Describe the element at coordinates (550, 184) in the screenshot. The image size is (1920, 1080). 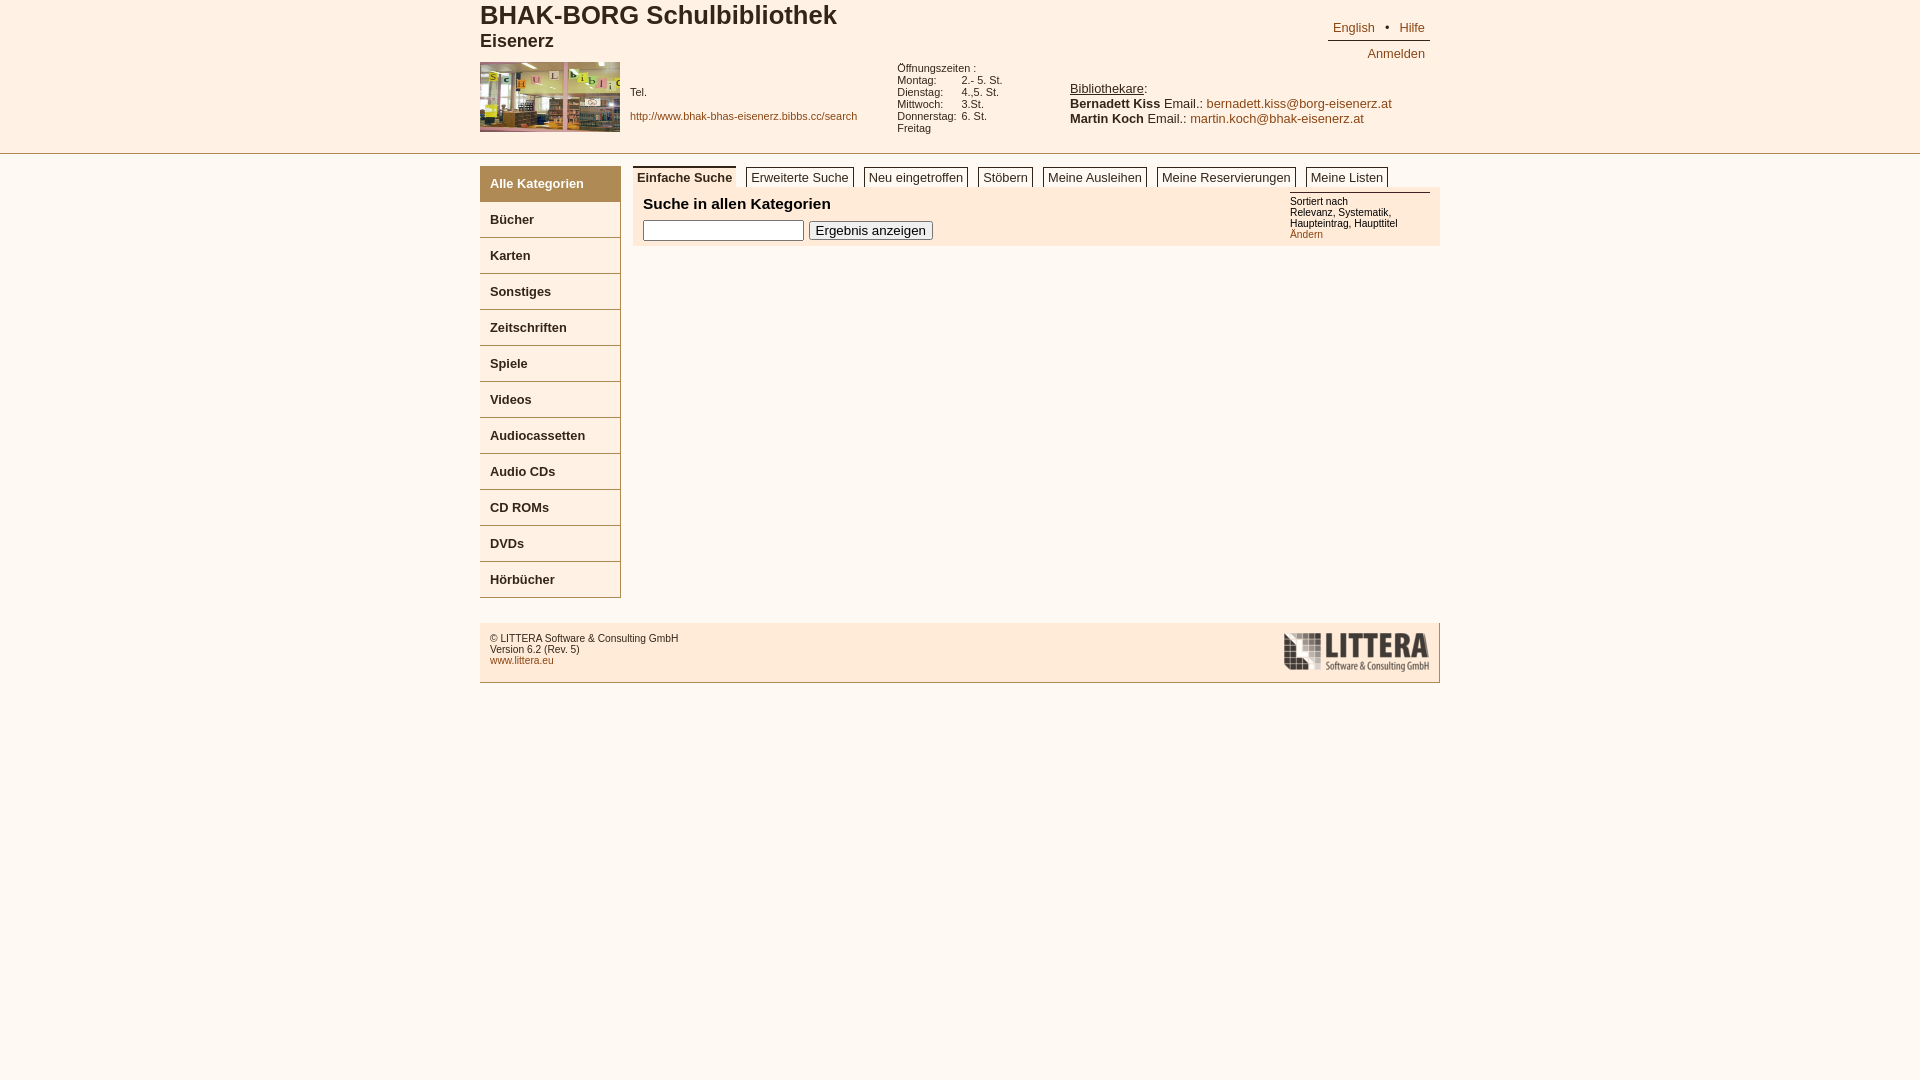
I see `'Alle Kategorien'` at that location.